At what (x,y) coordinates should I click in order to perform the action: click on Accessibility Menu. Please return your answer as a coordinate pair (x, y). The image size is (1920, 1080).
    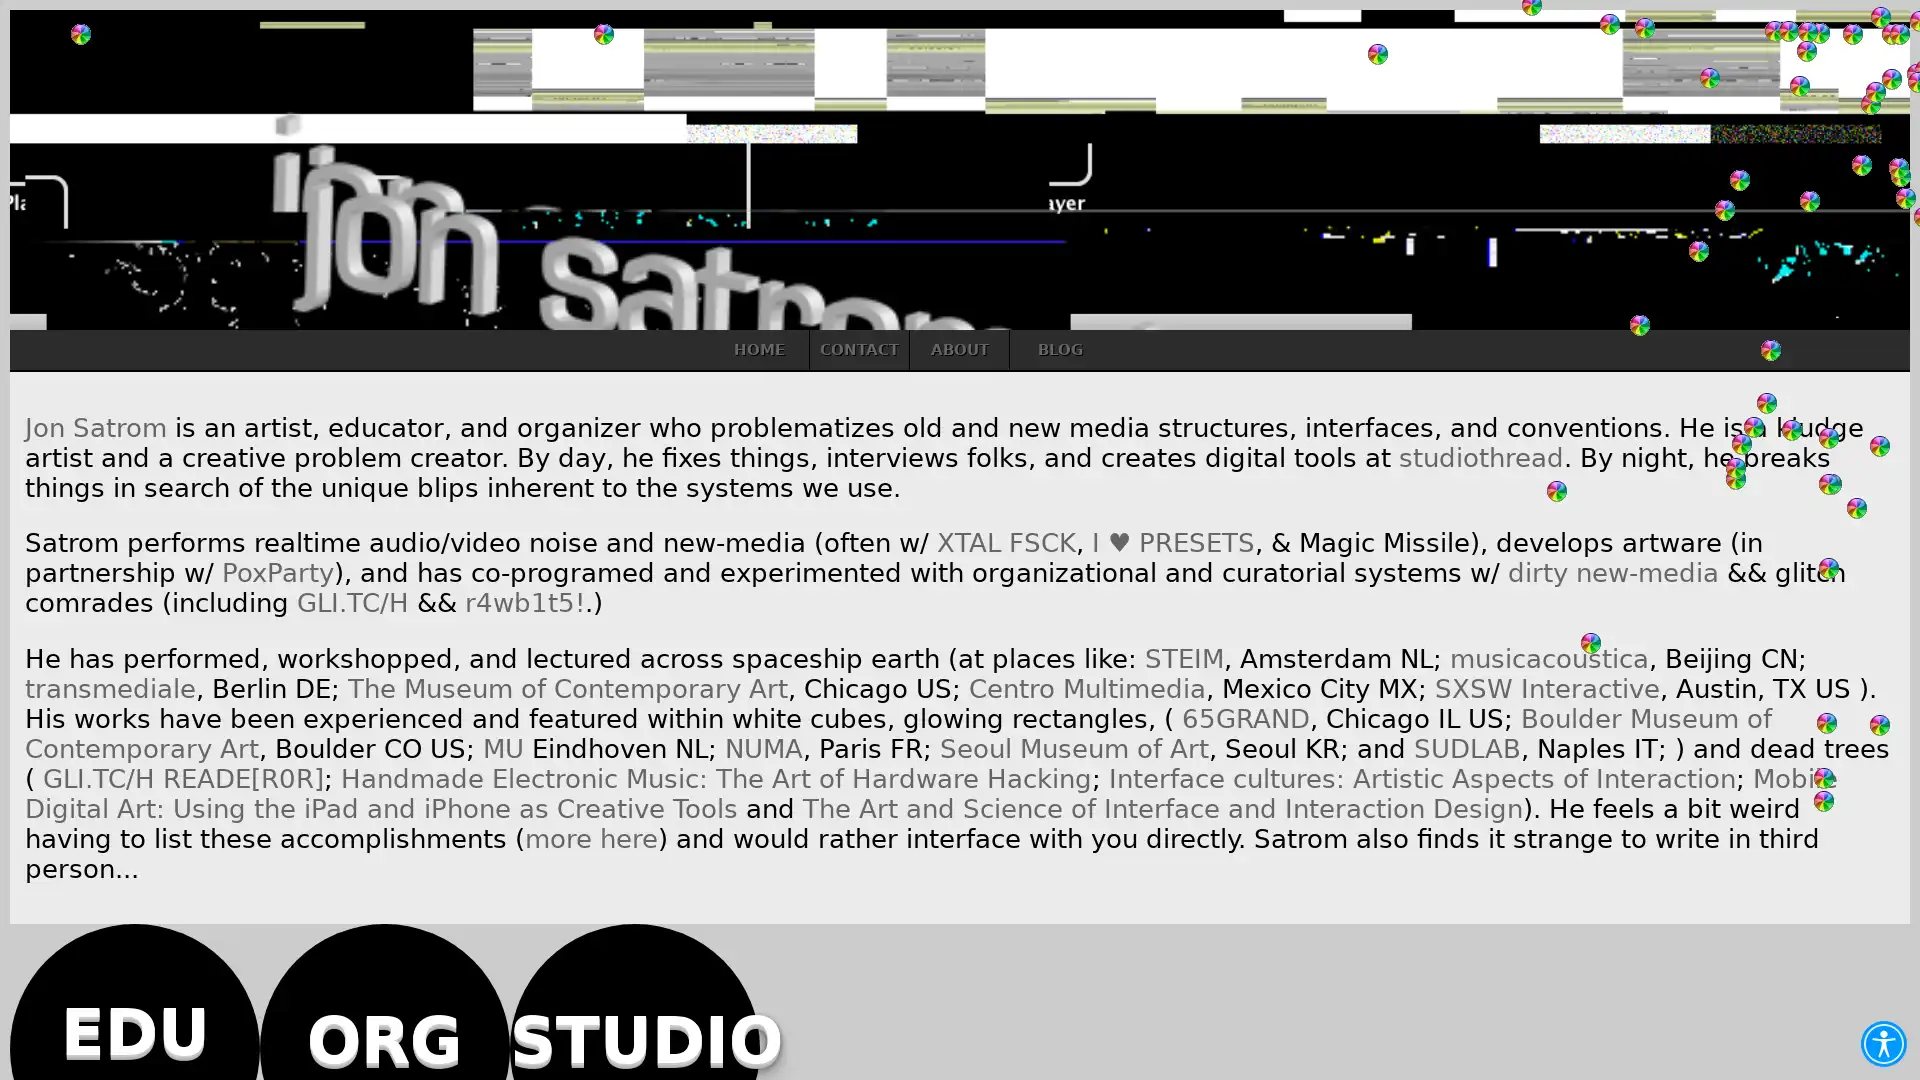
    Looking at the image, I should click on (1882, 1043).